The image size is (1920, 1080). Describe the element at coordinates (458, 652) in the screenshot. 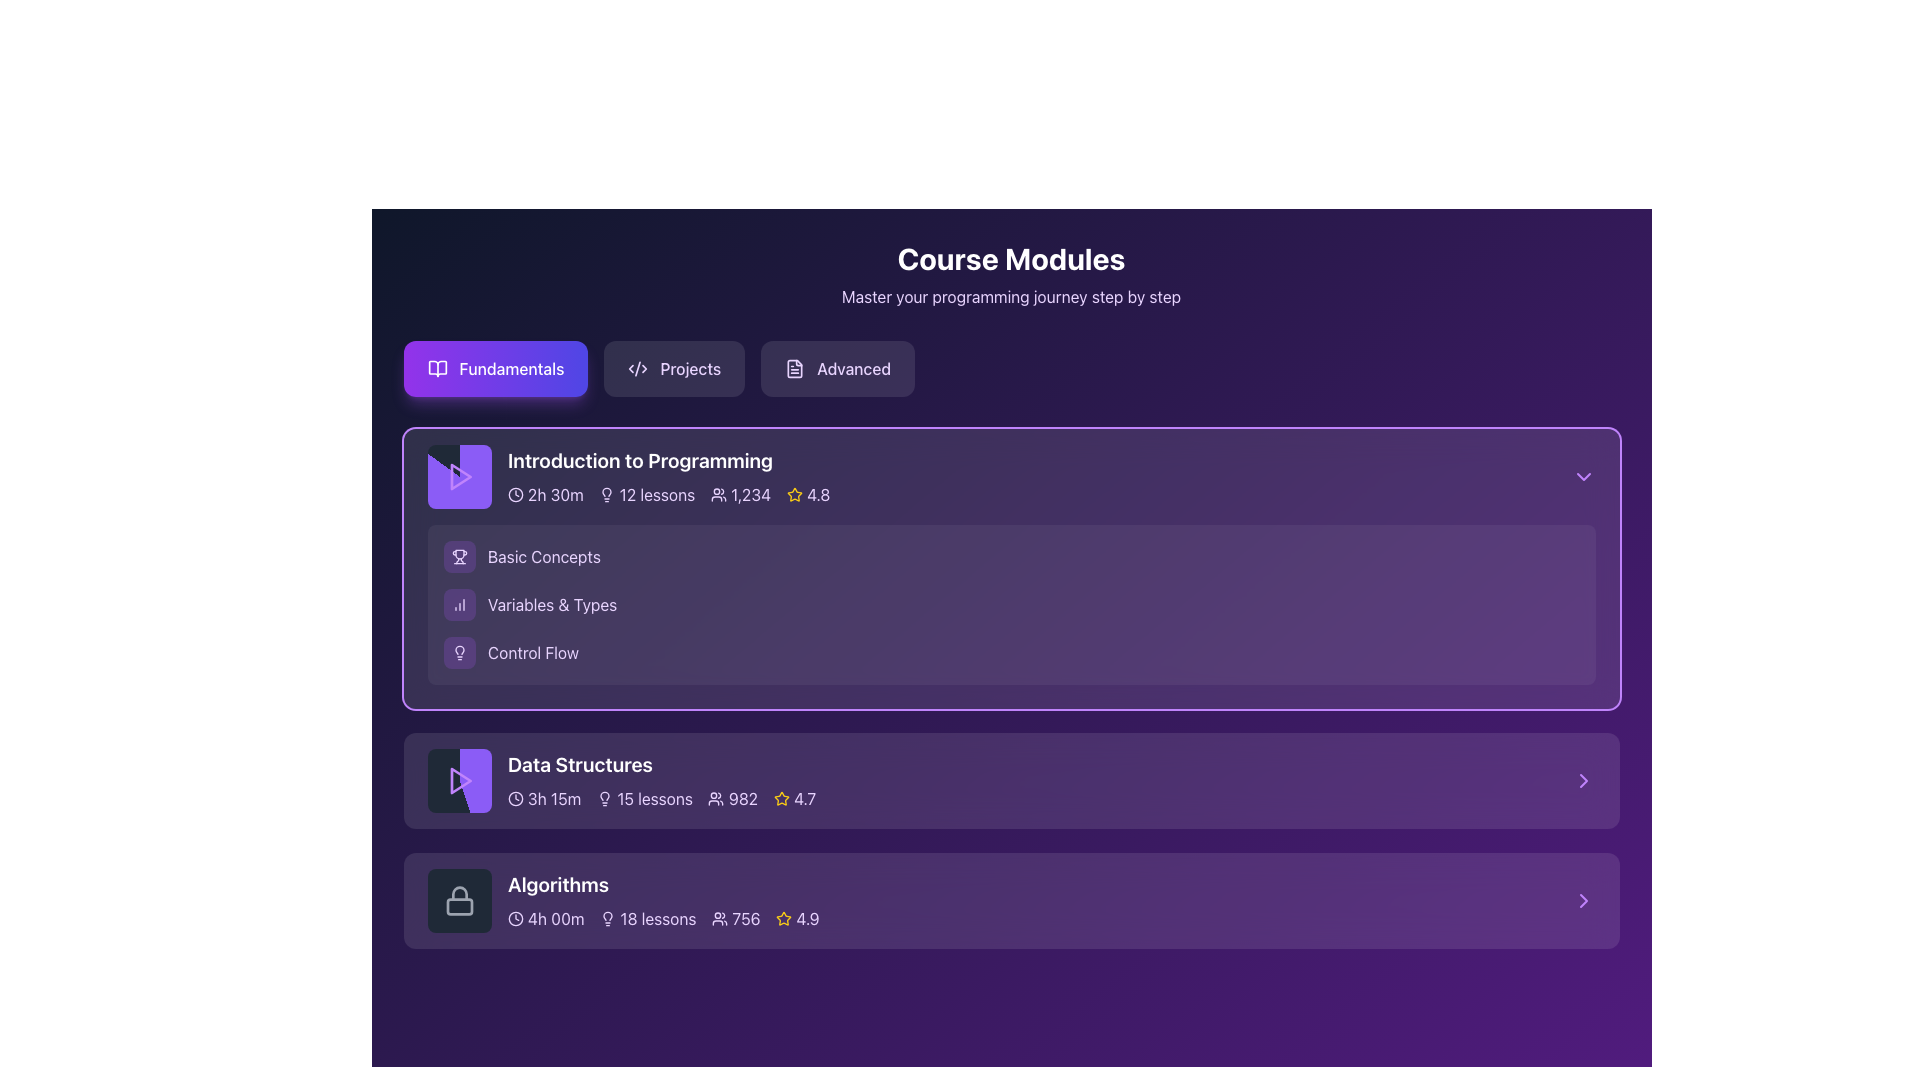

I see `the small square-shaped icon with a purple background featuring a lightbulb graphic, located in the 'Control Flow' section of the 'Introduction to Programming' module` at that location.